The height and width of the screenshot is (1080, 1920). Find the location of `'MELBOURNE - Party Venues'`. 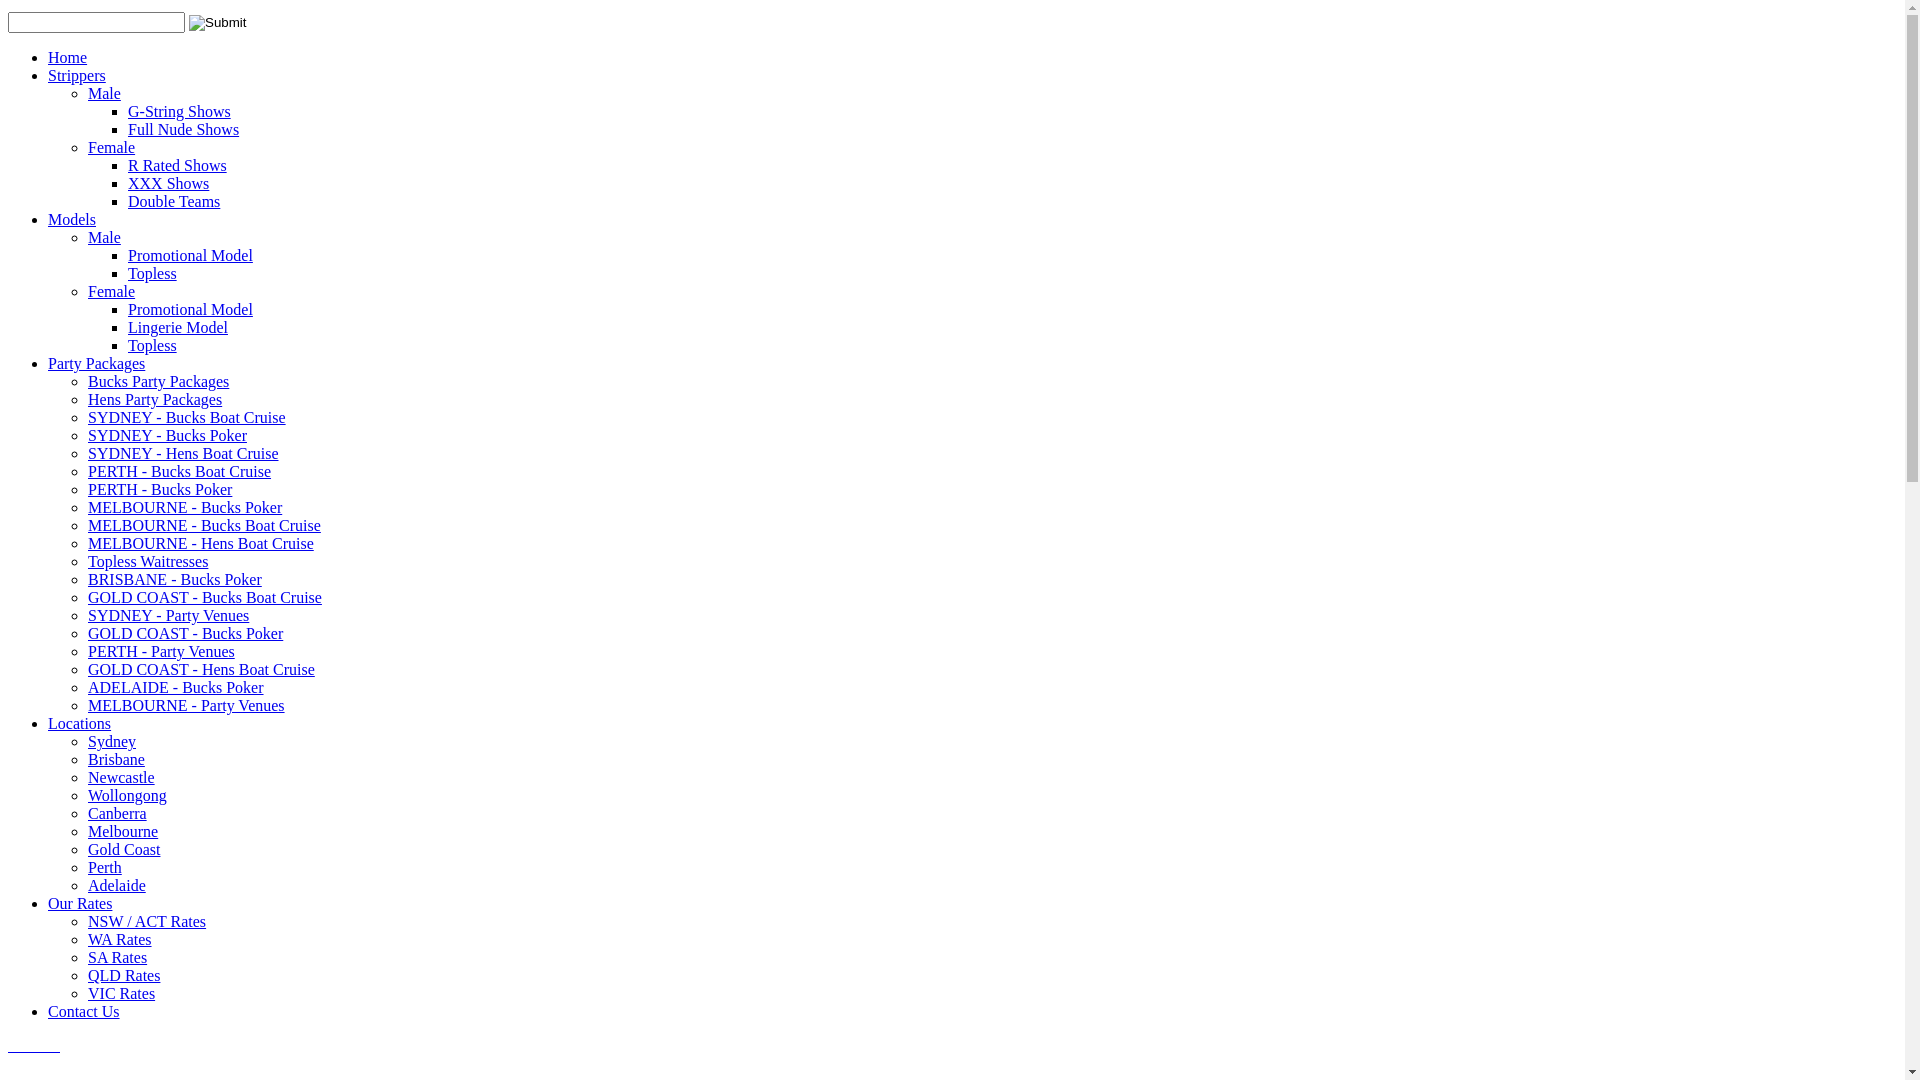

'MELBOURNE - Party Venues' is located at coordinates (186, 704).